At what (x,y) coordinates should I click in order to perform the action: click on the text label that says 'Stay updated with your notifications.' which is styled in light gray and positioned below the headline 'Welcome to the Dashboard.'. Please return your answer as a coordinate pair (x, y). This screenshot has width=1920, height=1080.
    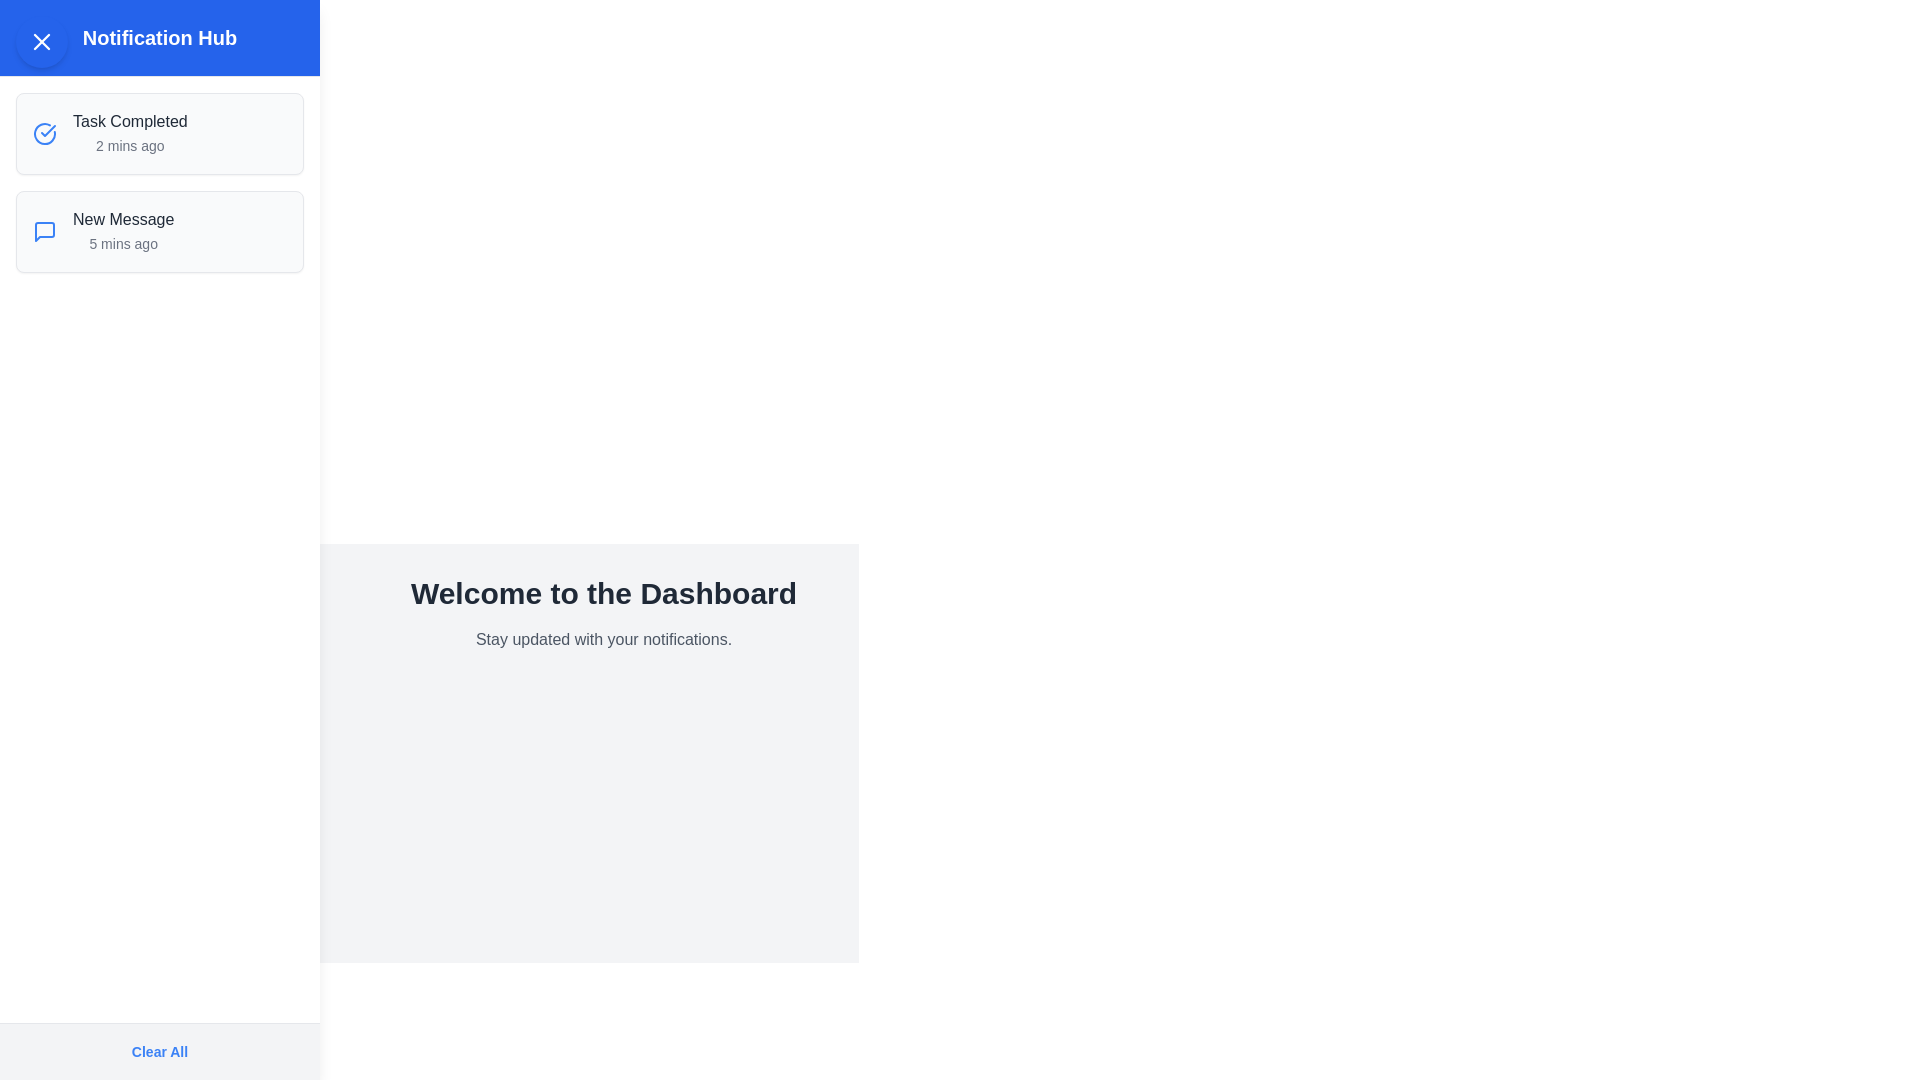
    Looking at the image, I should click on (603, 640).